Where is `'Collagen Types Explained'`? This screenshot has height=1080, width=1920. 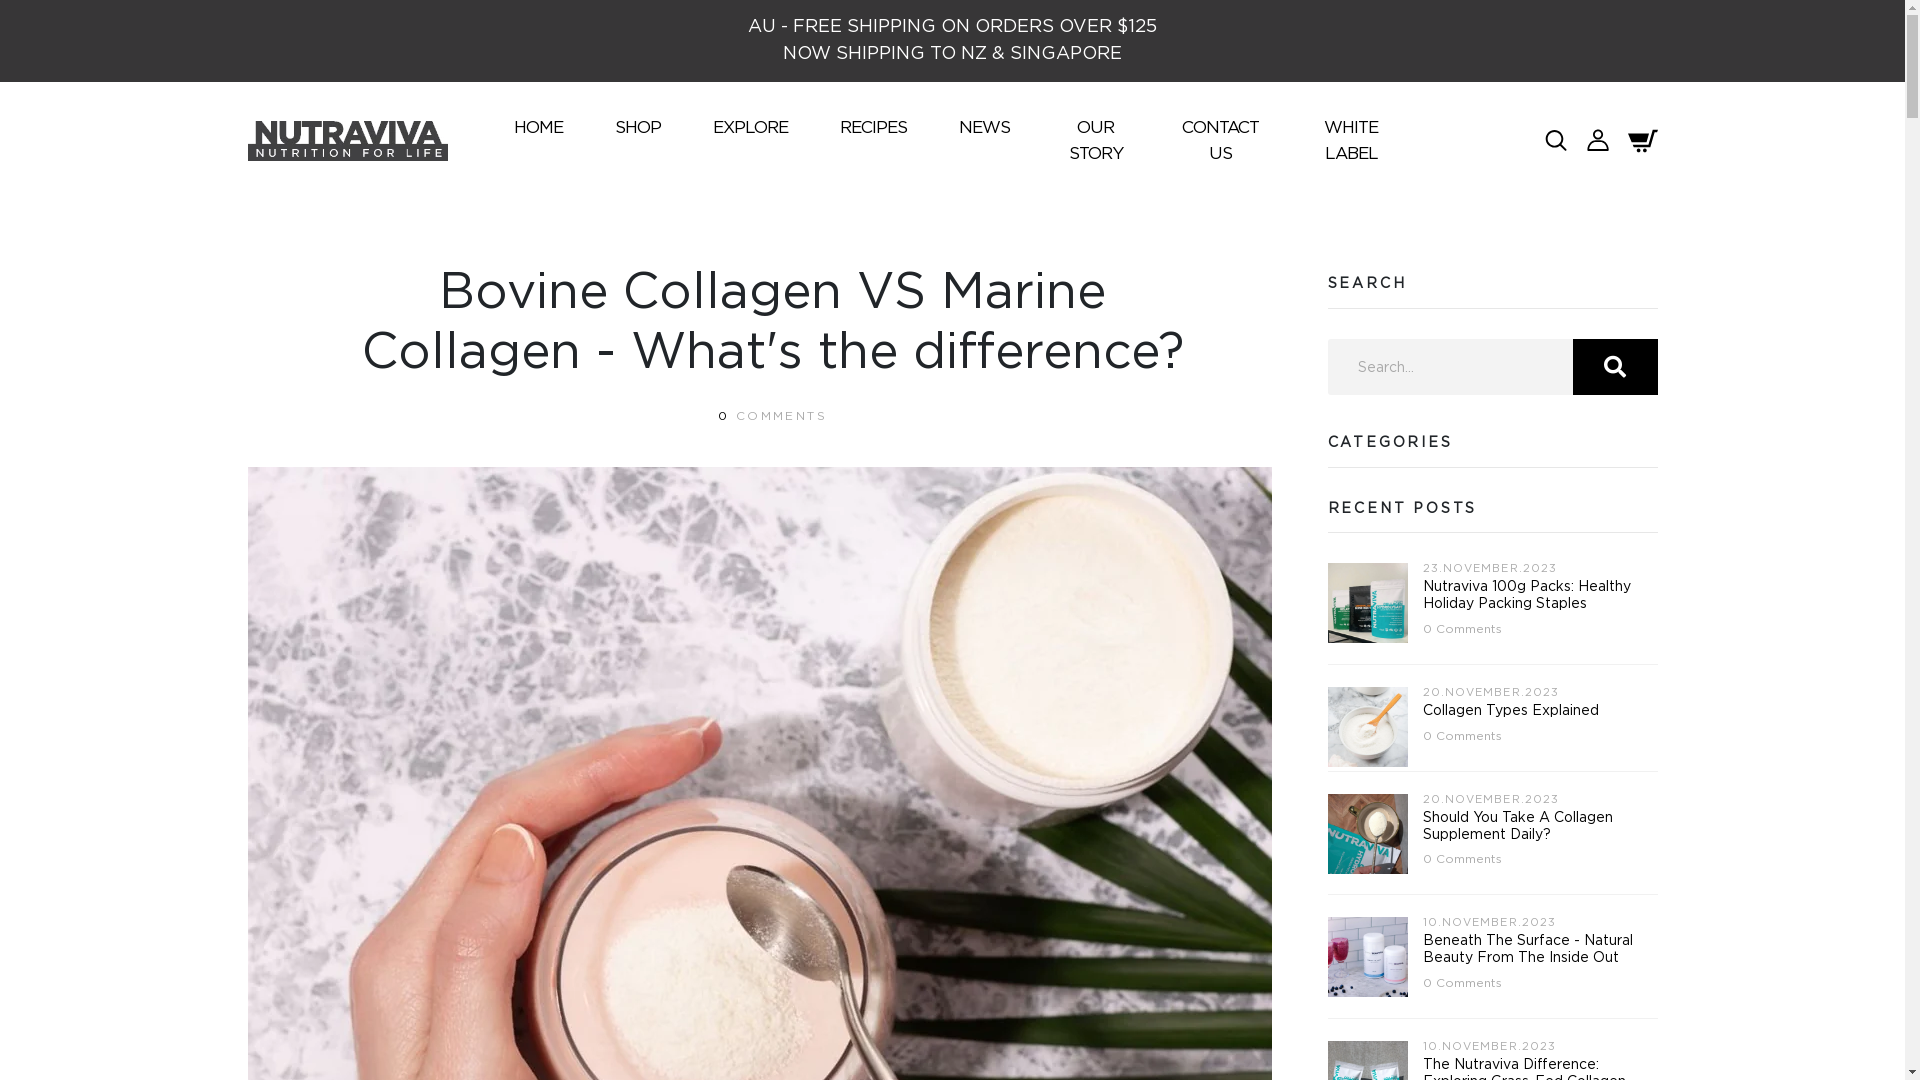
'Collagen Types Explained' is located at coordinates (1420, 709).